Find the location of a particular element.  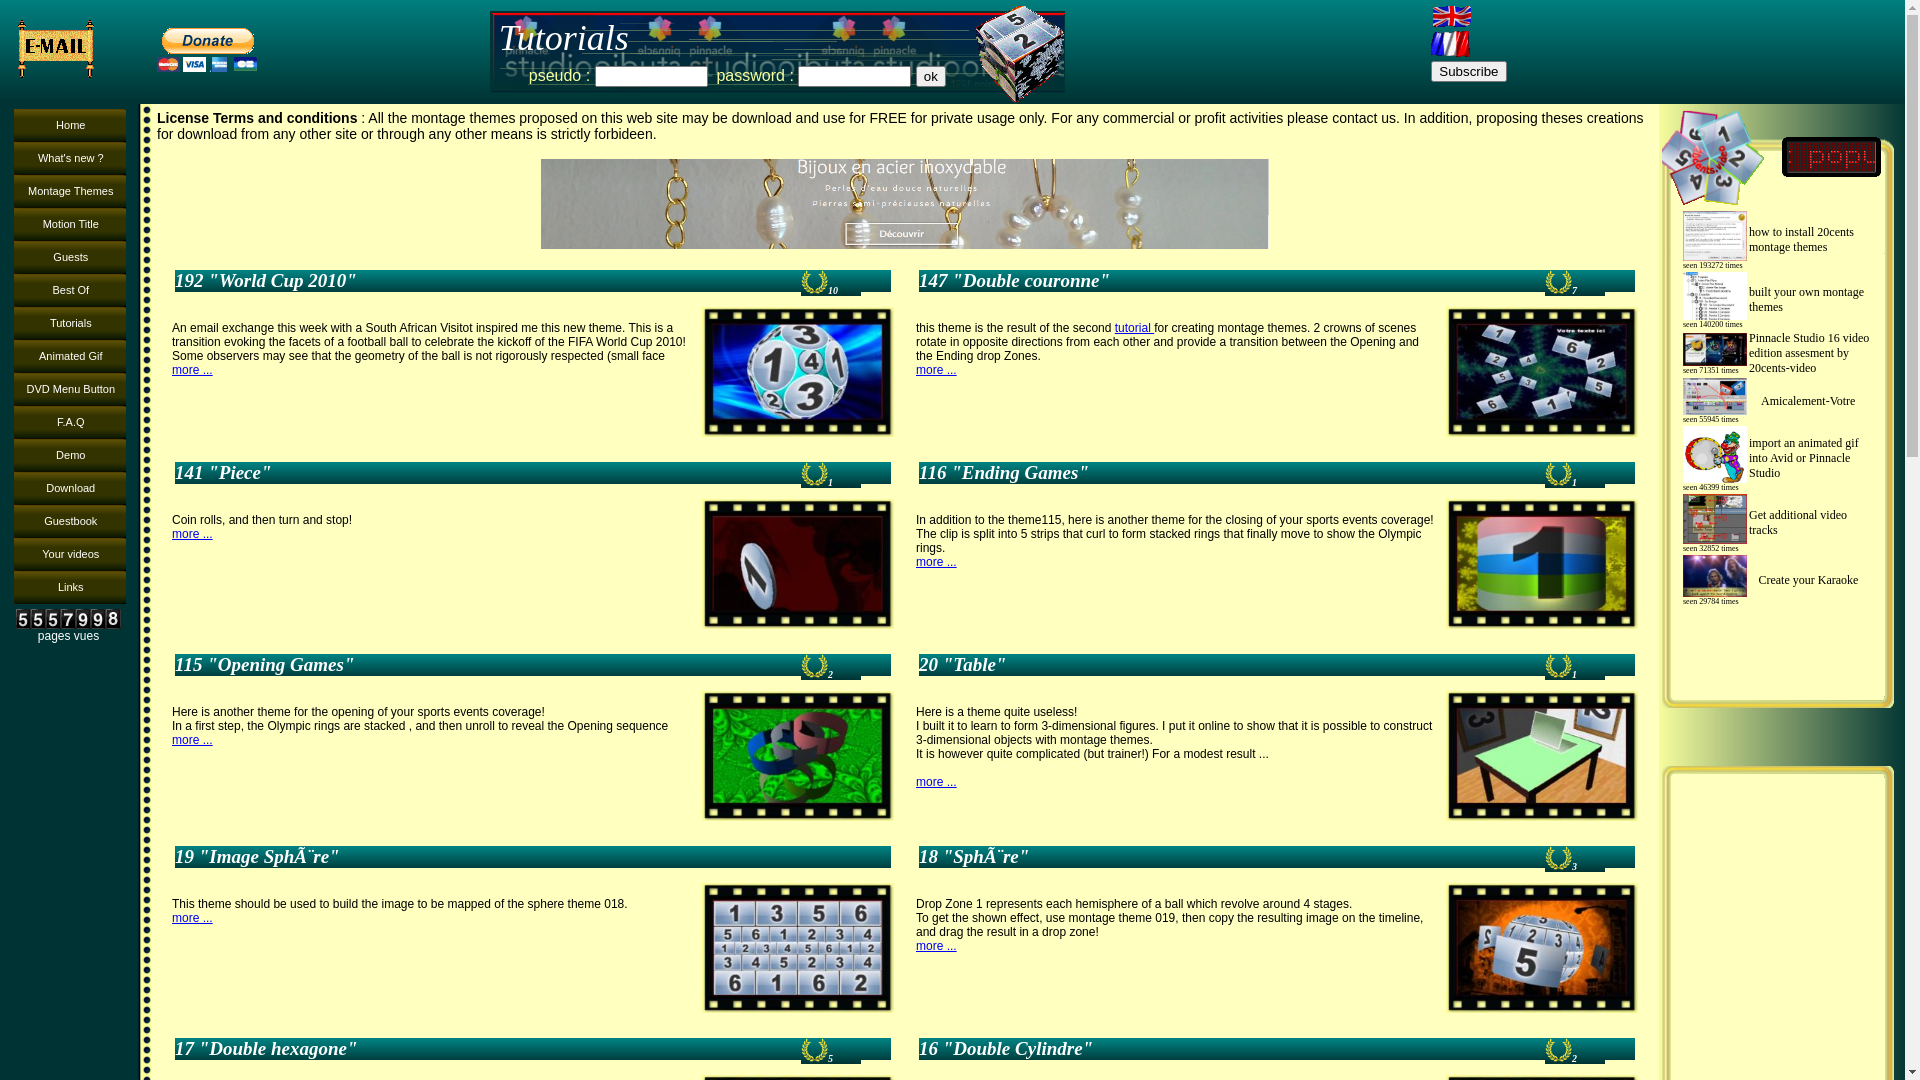

'Subscribe' is located at coordinates (1429, 70).